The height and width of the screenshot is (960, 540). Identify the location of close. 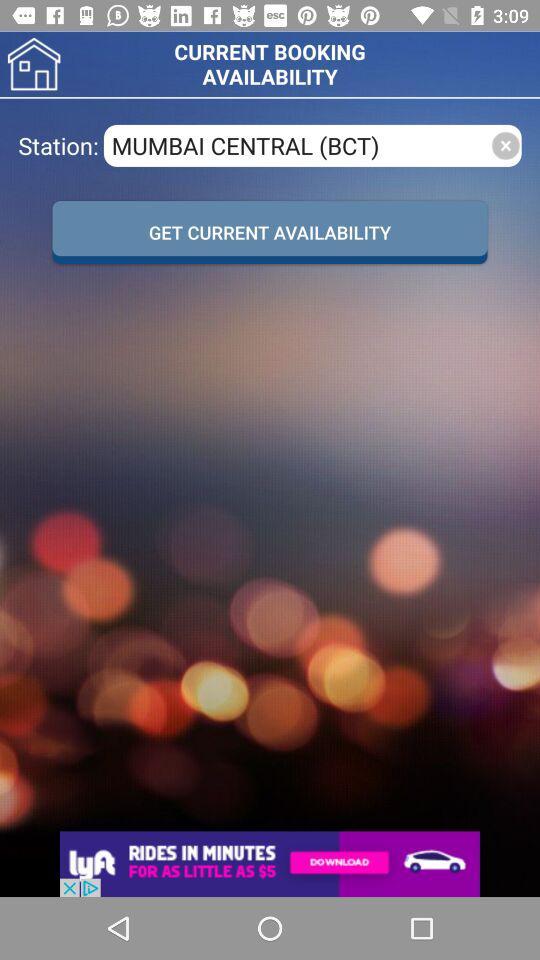
(504, 144).